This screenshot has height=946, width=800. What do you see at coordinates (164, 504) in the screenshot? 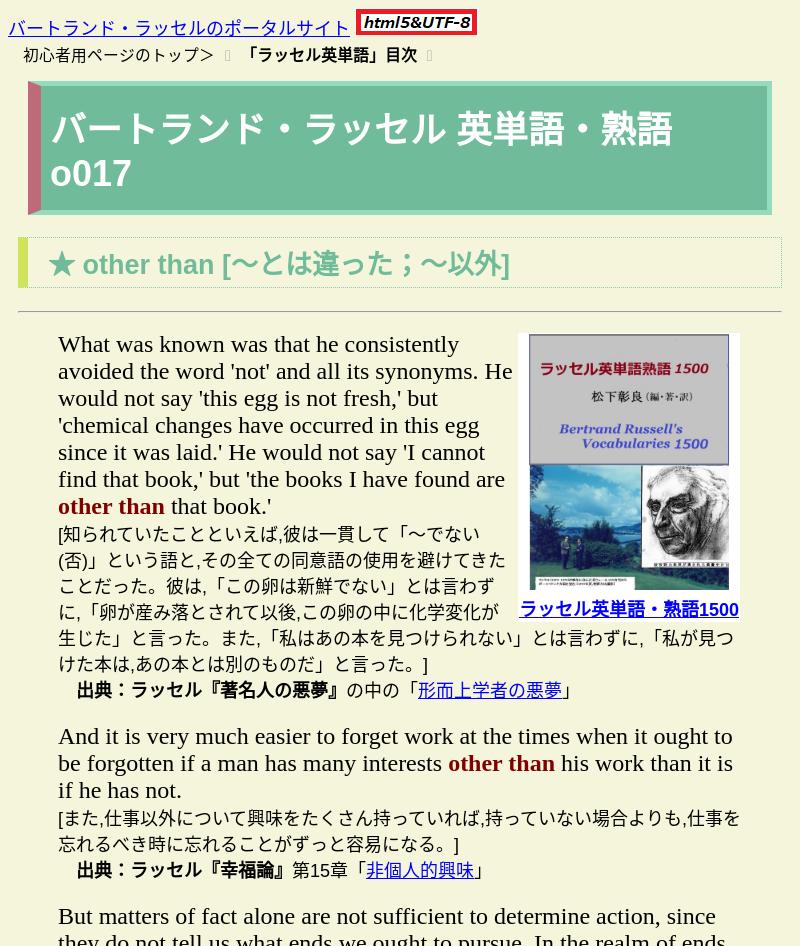
I see `'that book.''` at bounding box center [164, 504].